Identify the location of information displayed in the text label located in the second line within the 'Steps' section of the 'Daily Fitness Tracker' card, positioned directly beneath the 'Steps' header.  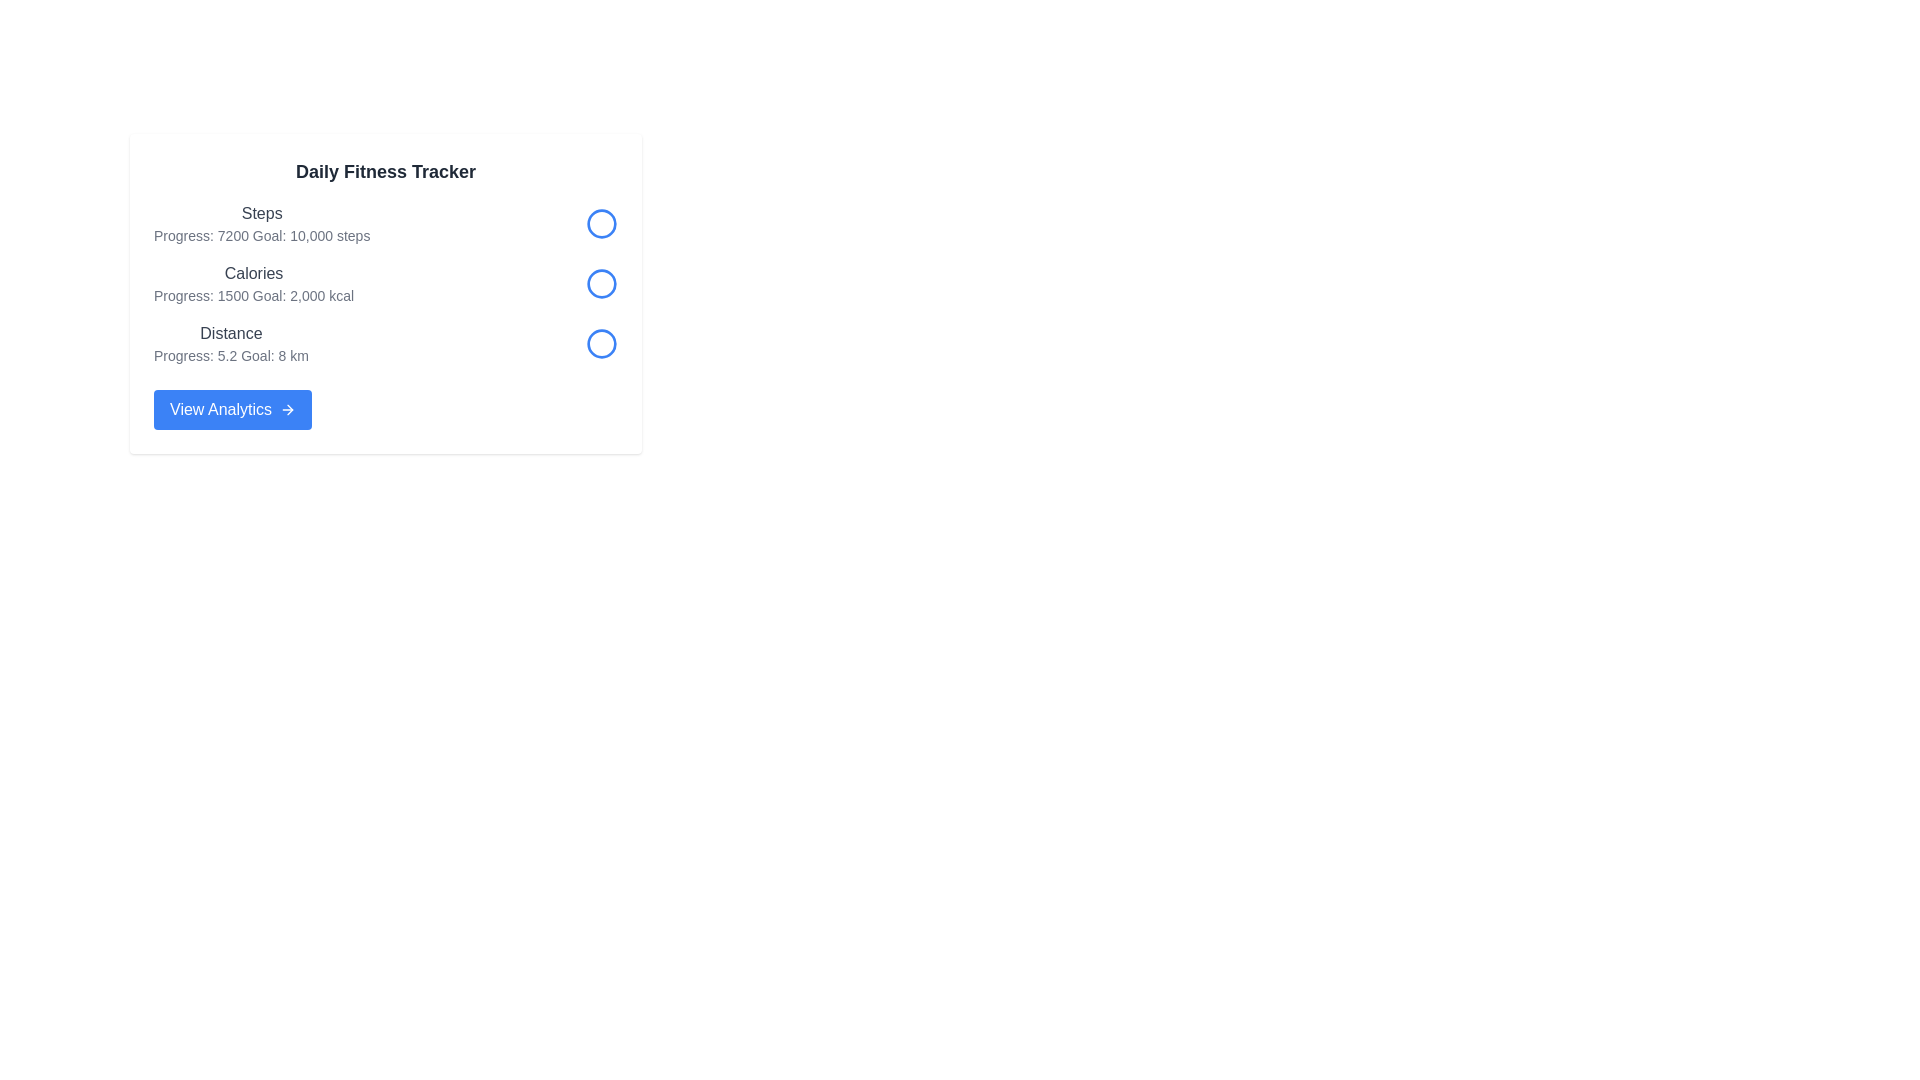
(261, 234).